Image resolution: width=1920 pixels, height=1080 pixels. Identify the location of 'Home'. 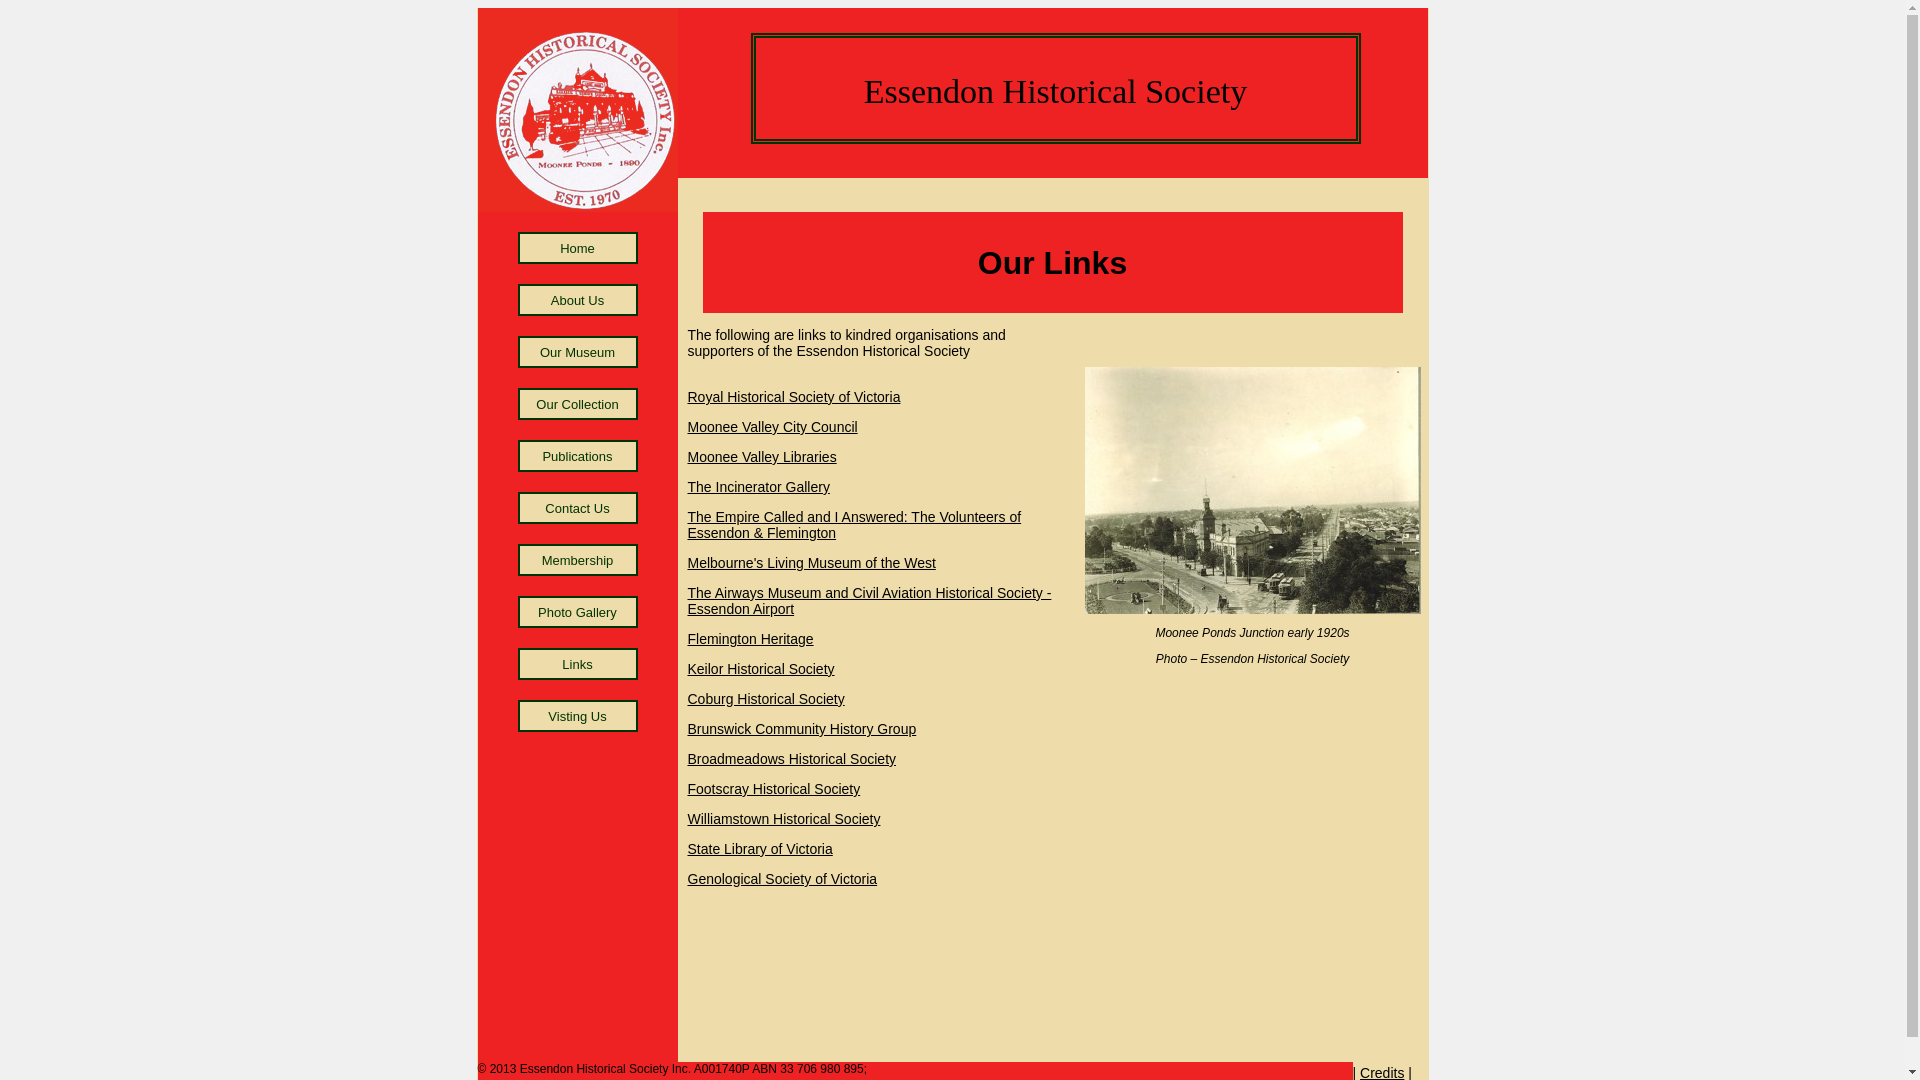
(576, 246).